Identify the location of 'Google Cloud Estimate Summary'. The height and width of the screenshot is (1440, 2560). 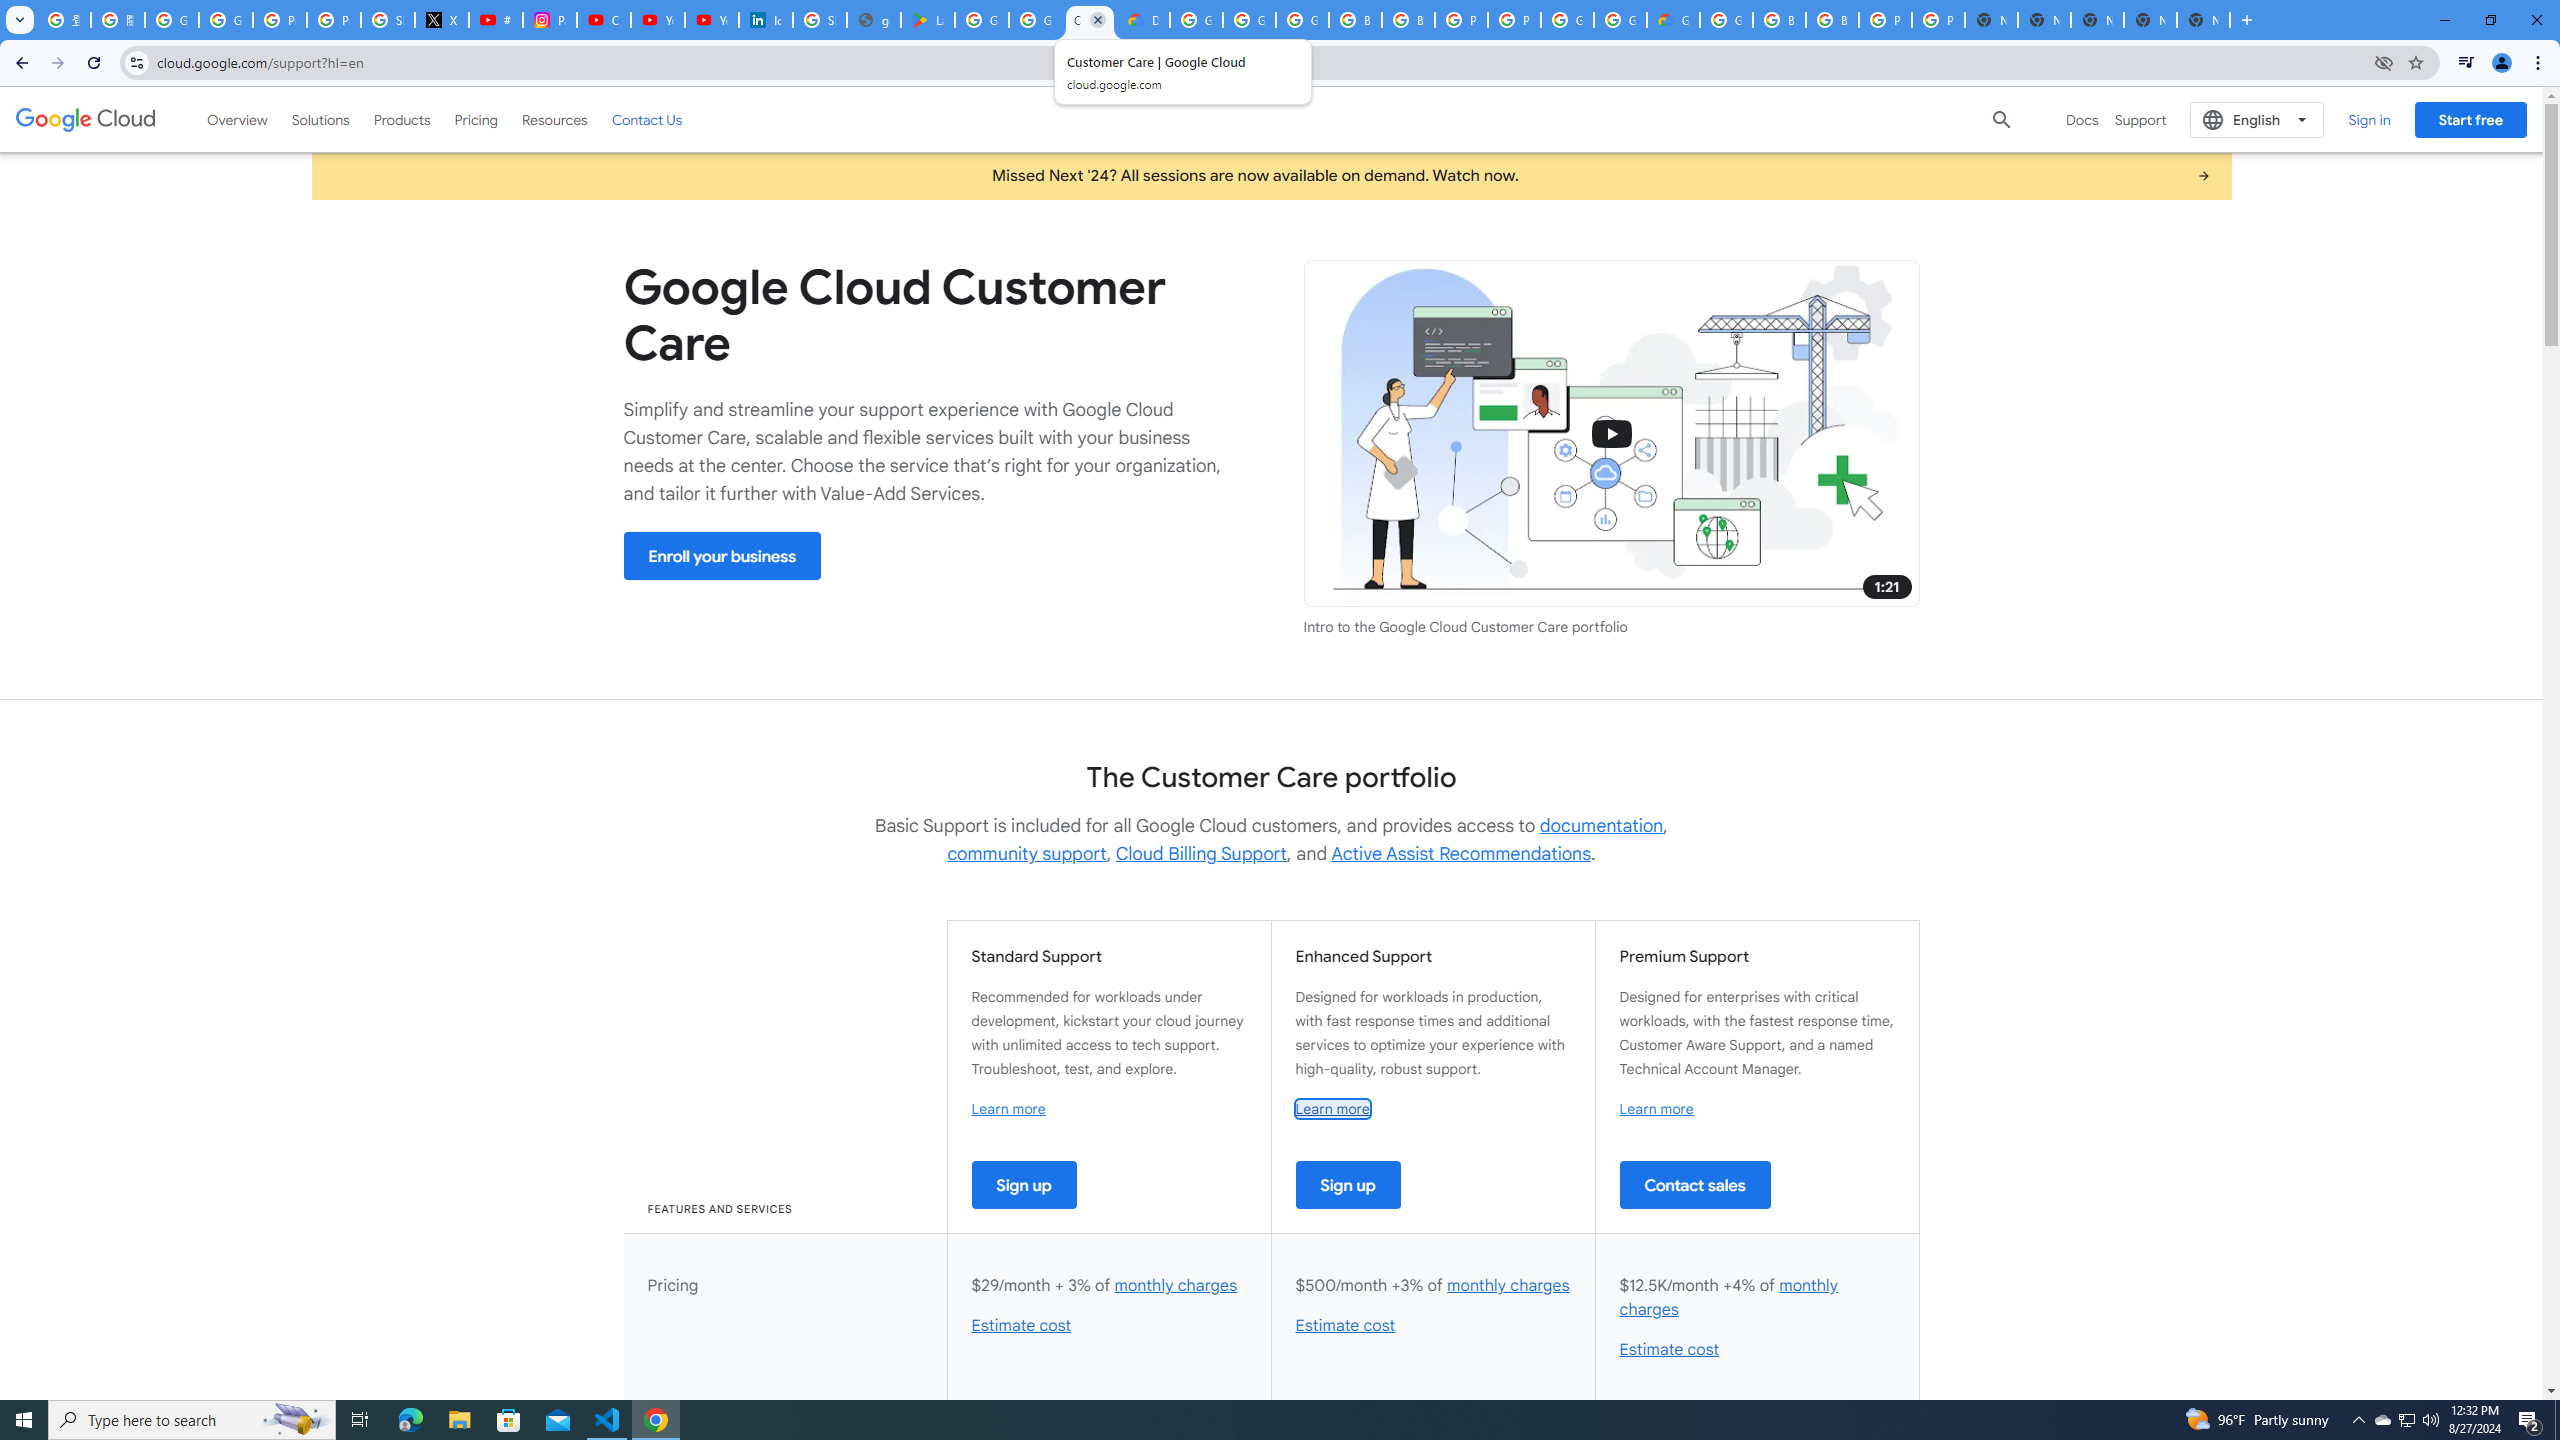
(1674, 19).